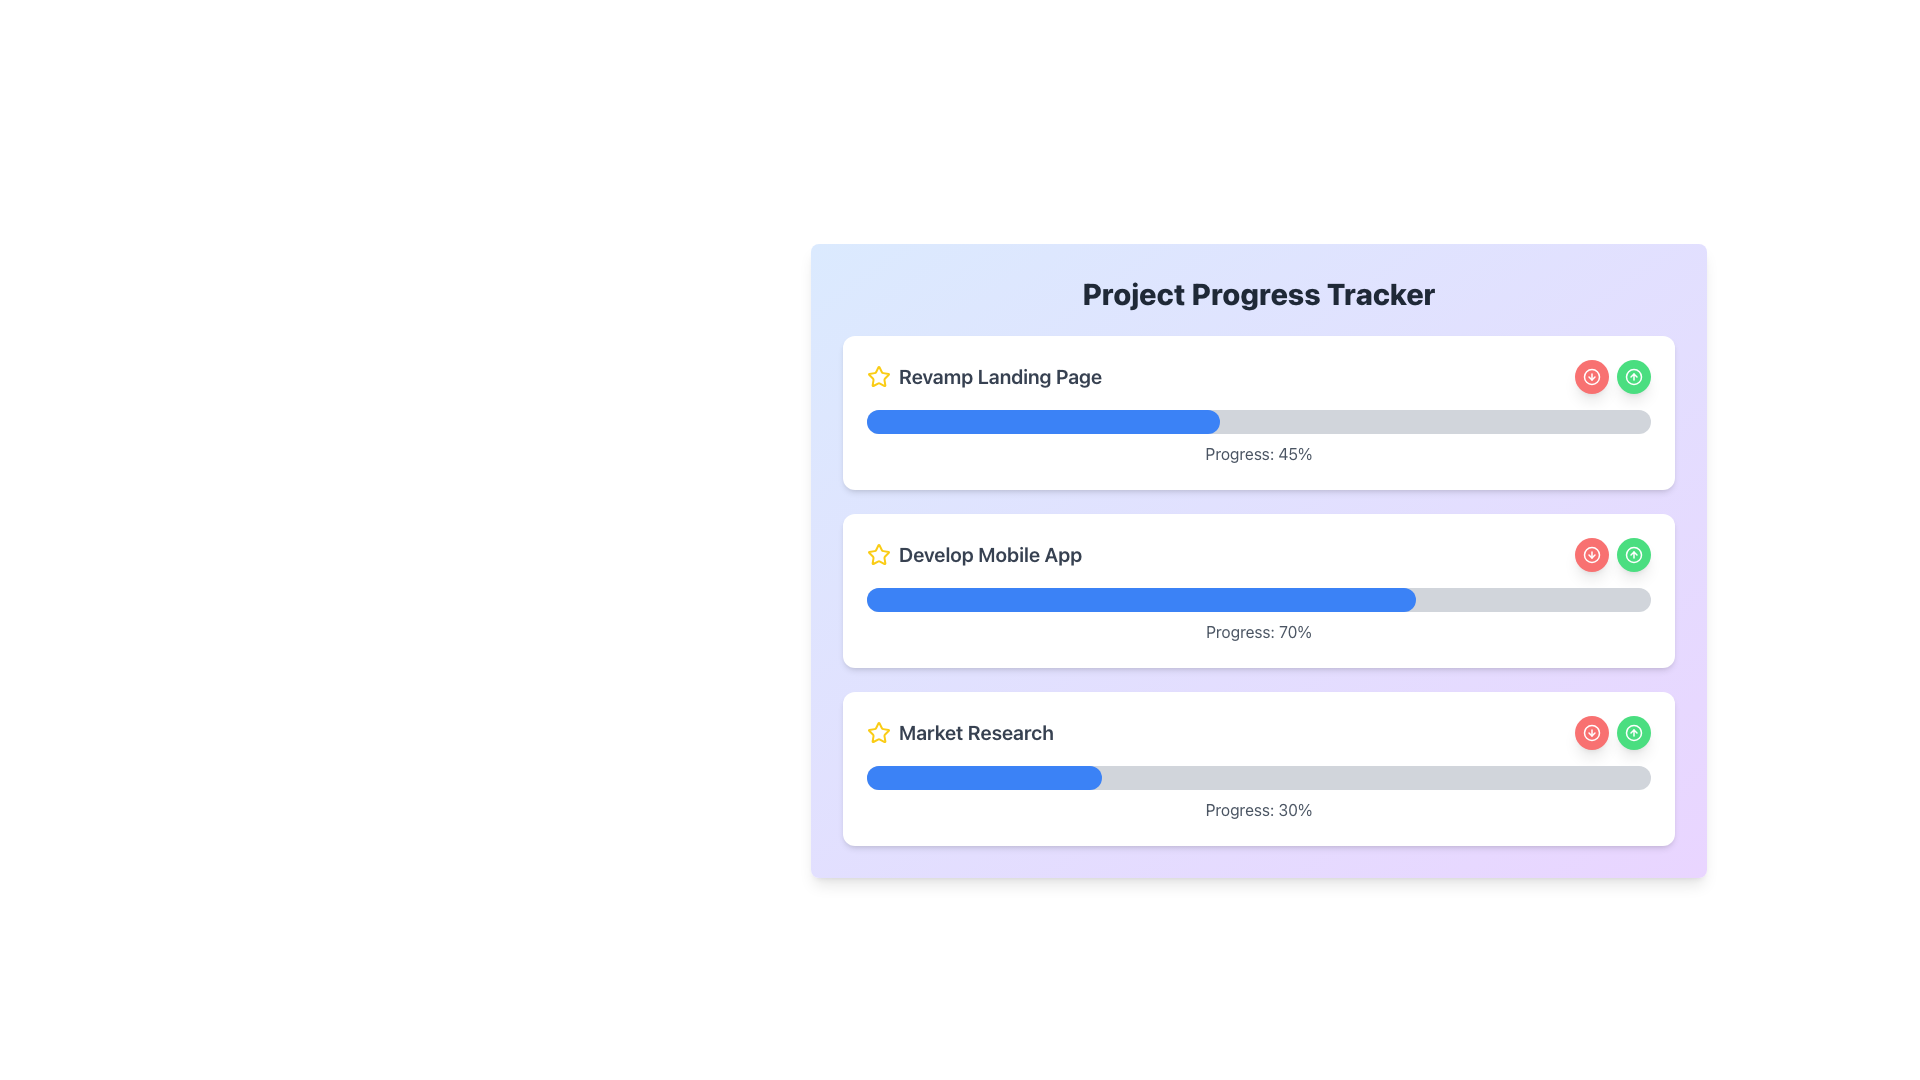 The width and height of the screenshot is (1920, 1080). I want to click on the rightmost icon of the circular button group in the 'Market Research' task card, so click(1633, 732).